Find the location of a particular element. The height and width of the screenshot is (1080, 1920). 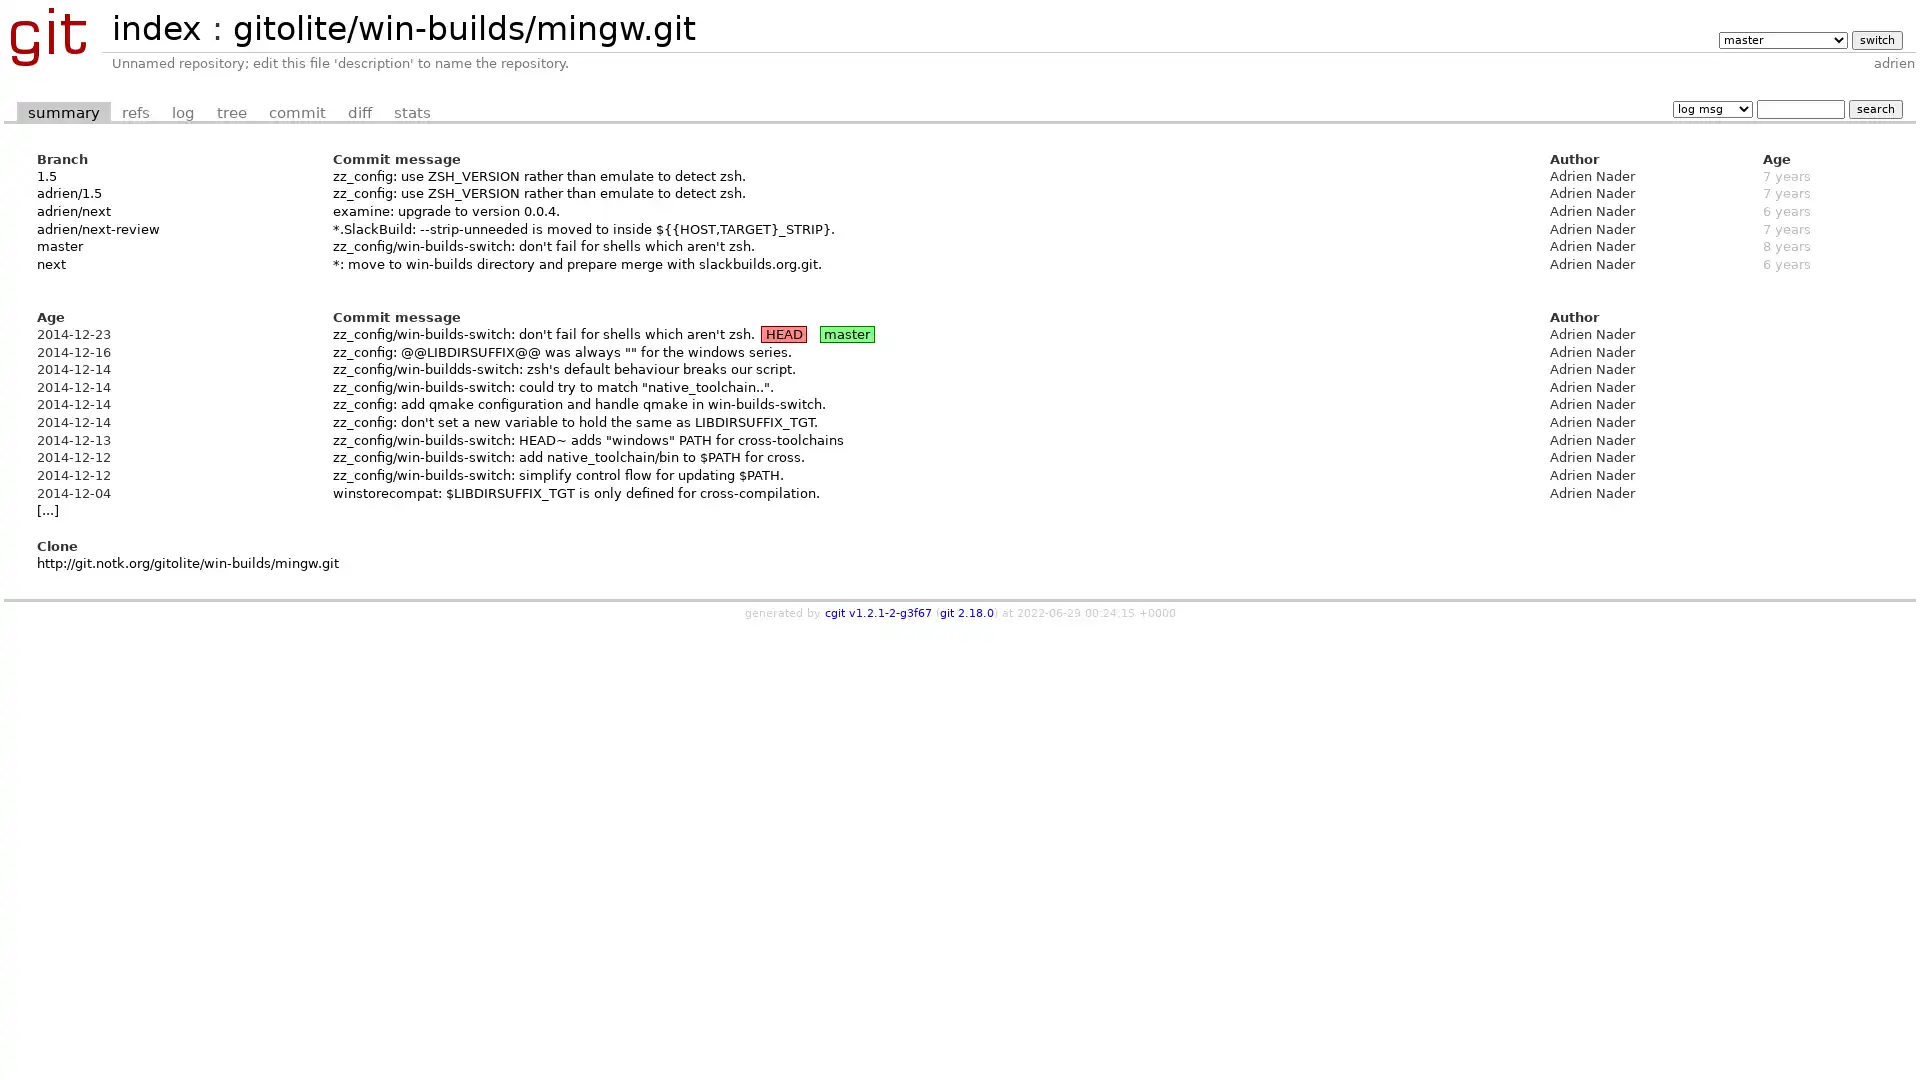

search is located at coordinates (1874, 108).